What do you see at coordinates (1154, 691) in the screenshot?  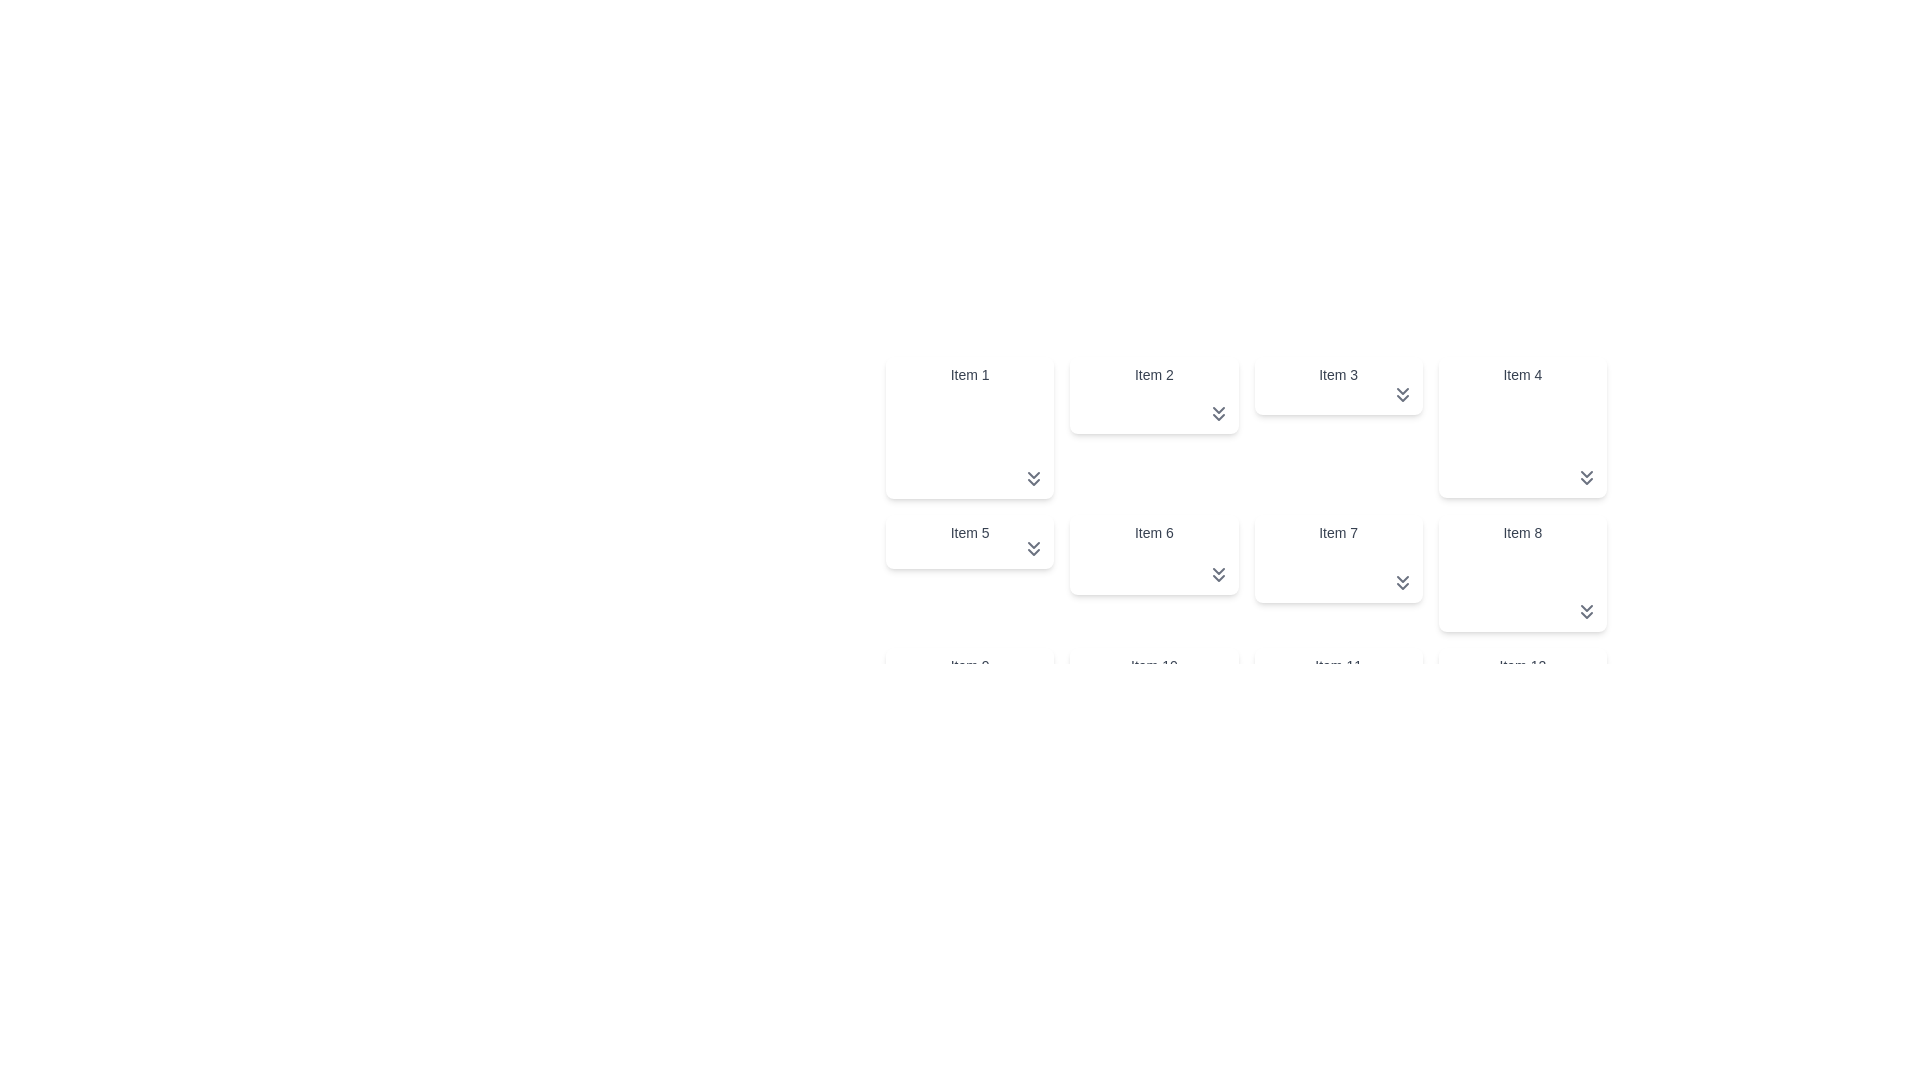 I see `the Card representing 'Item 10', which is the tenth item in a grid layout` at bounding box center [1154, 691].